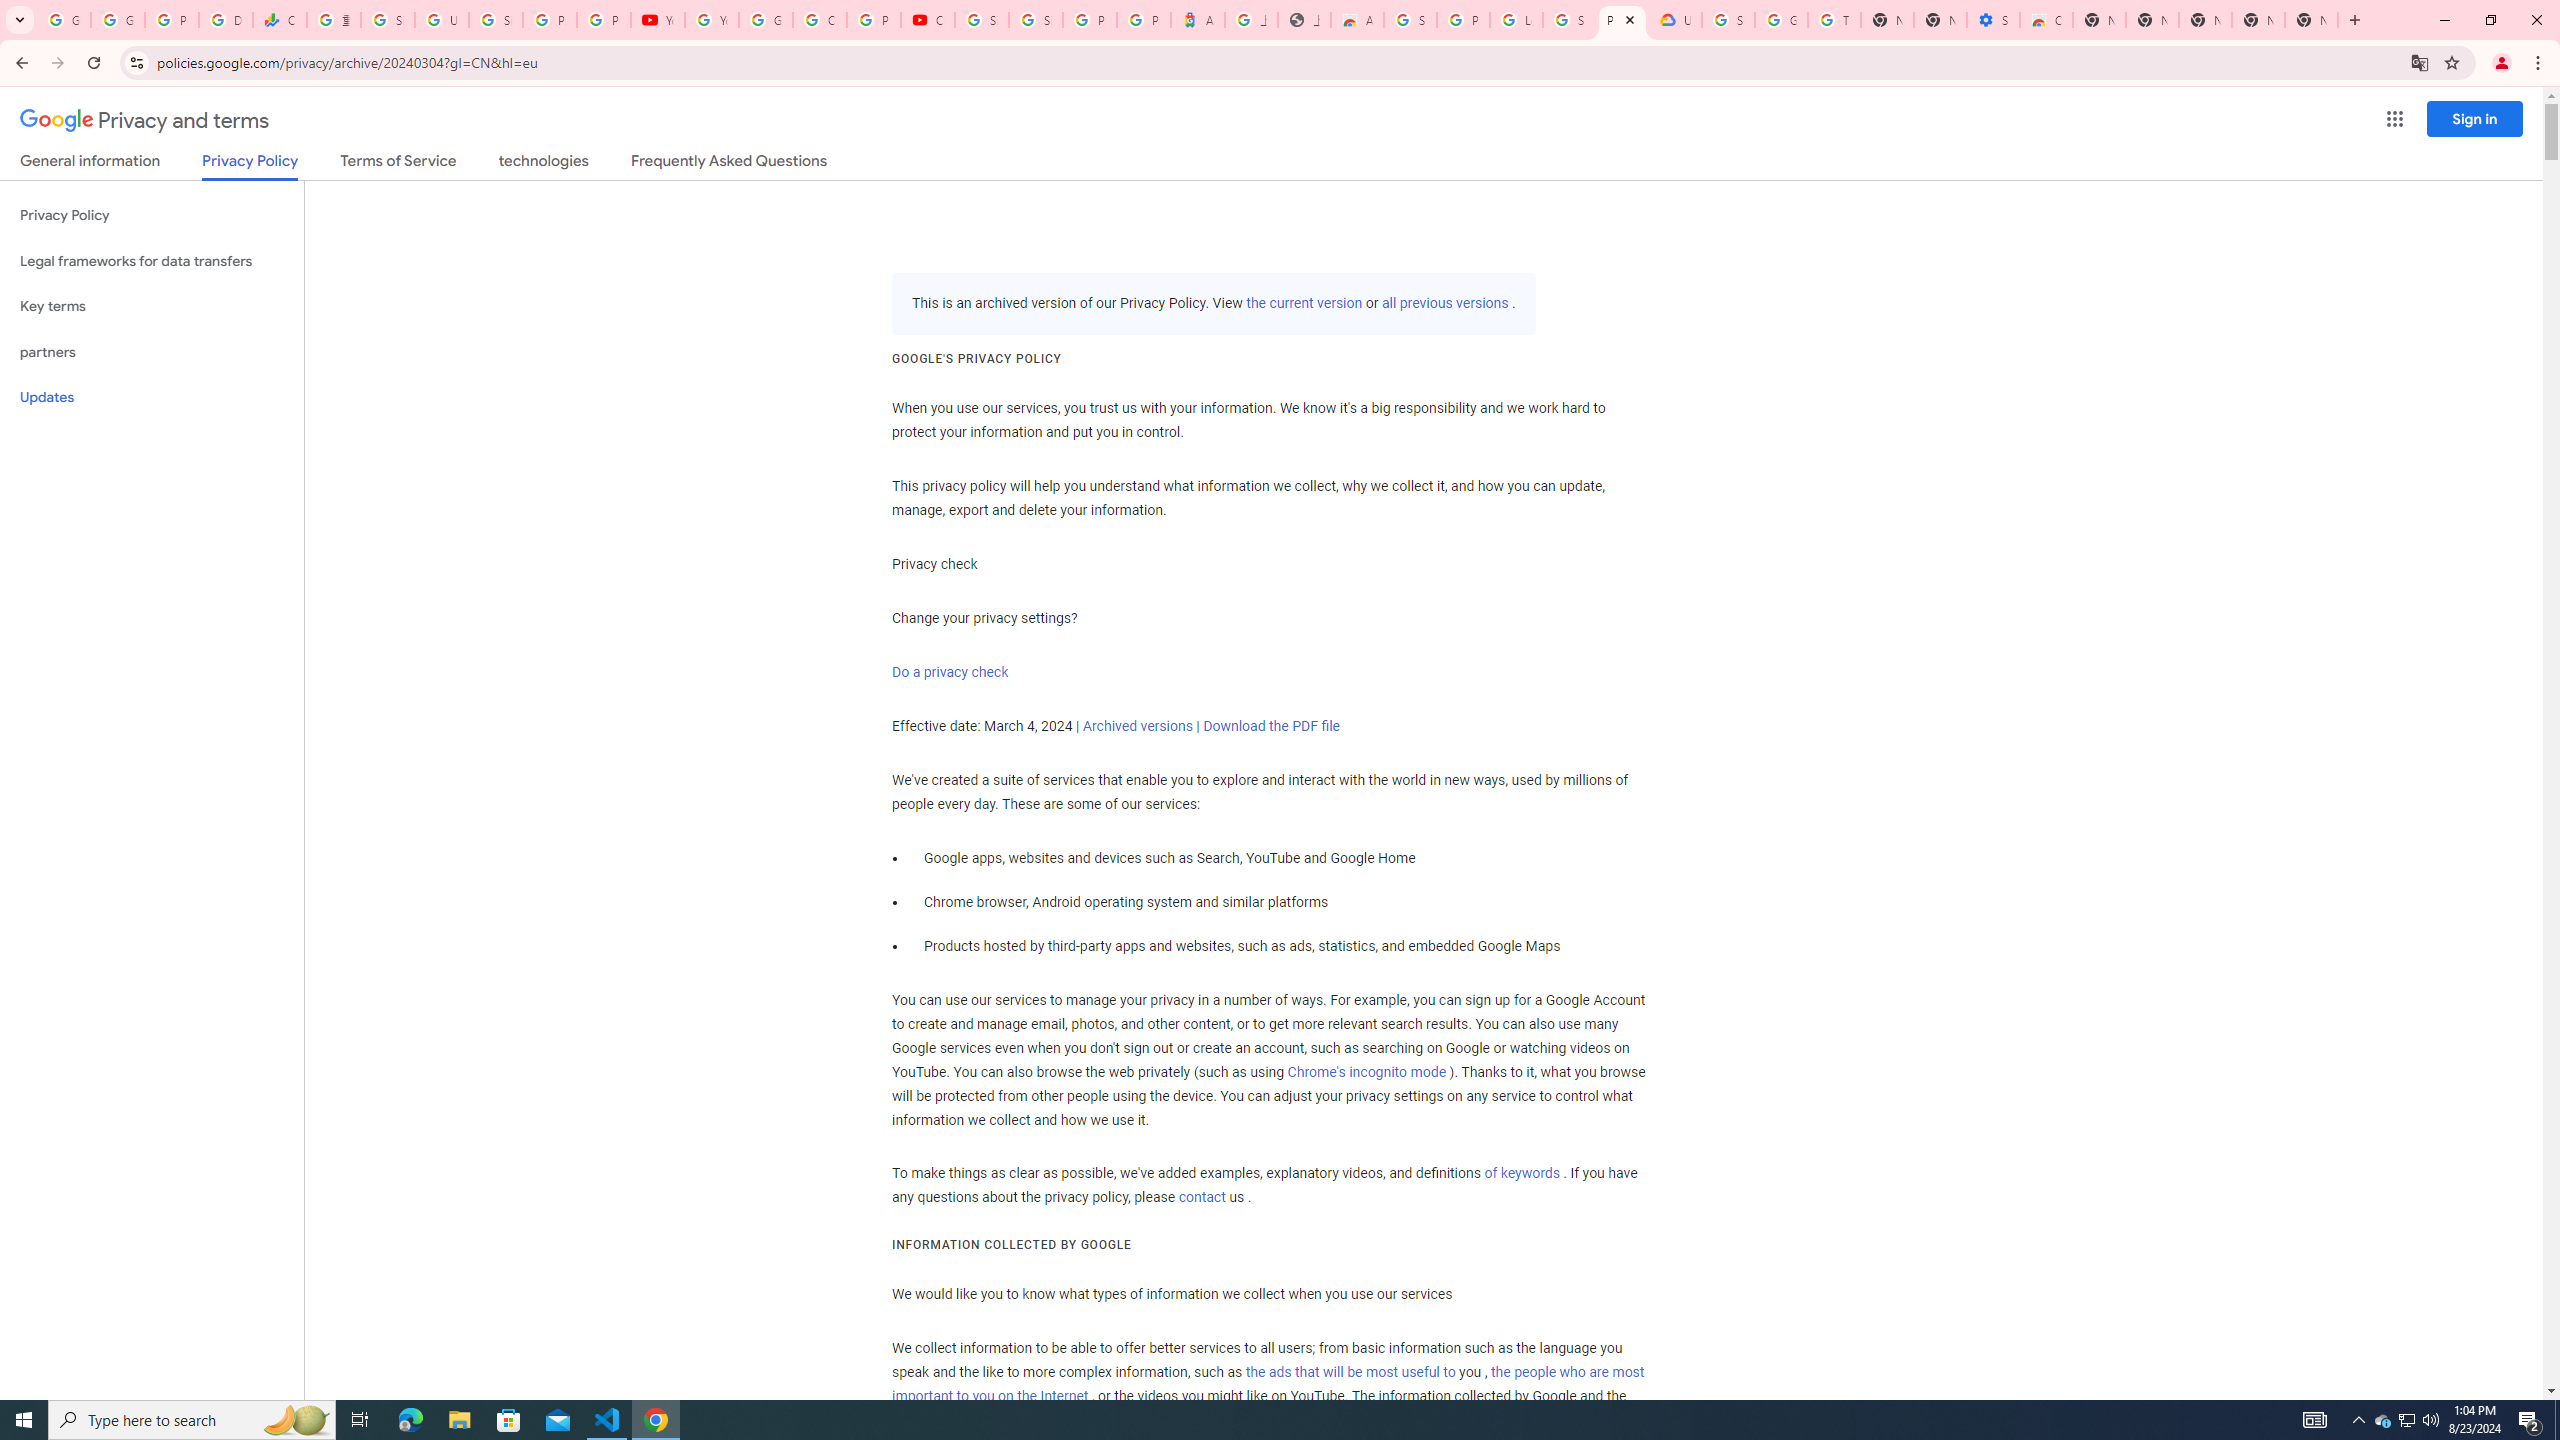 This screenshot has width=2560, height=1440. What do you see at coordinates (1443, 302) in the screenshot?
I see `'all previous versions'` at bounding box center [1443, 302].